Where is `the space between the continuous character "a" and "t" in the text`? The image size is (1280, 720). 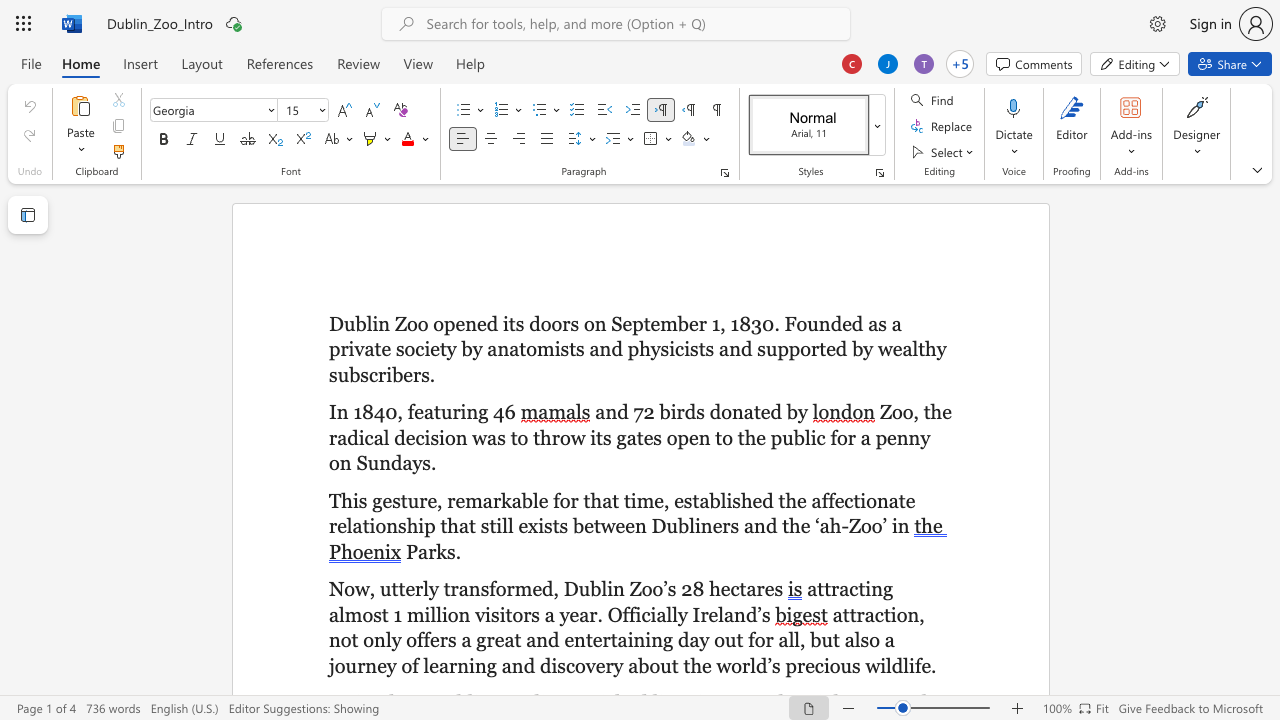
the space between the continuous character "a" and "t" in the text is located at coordinates (752, 411).